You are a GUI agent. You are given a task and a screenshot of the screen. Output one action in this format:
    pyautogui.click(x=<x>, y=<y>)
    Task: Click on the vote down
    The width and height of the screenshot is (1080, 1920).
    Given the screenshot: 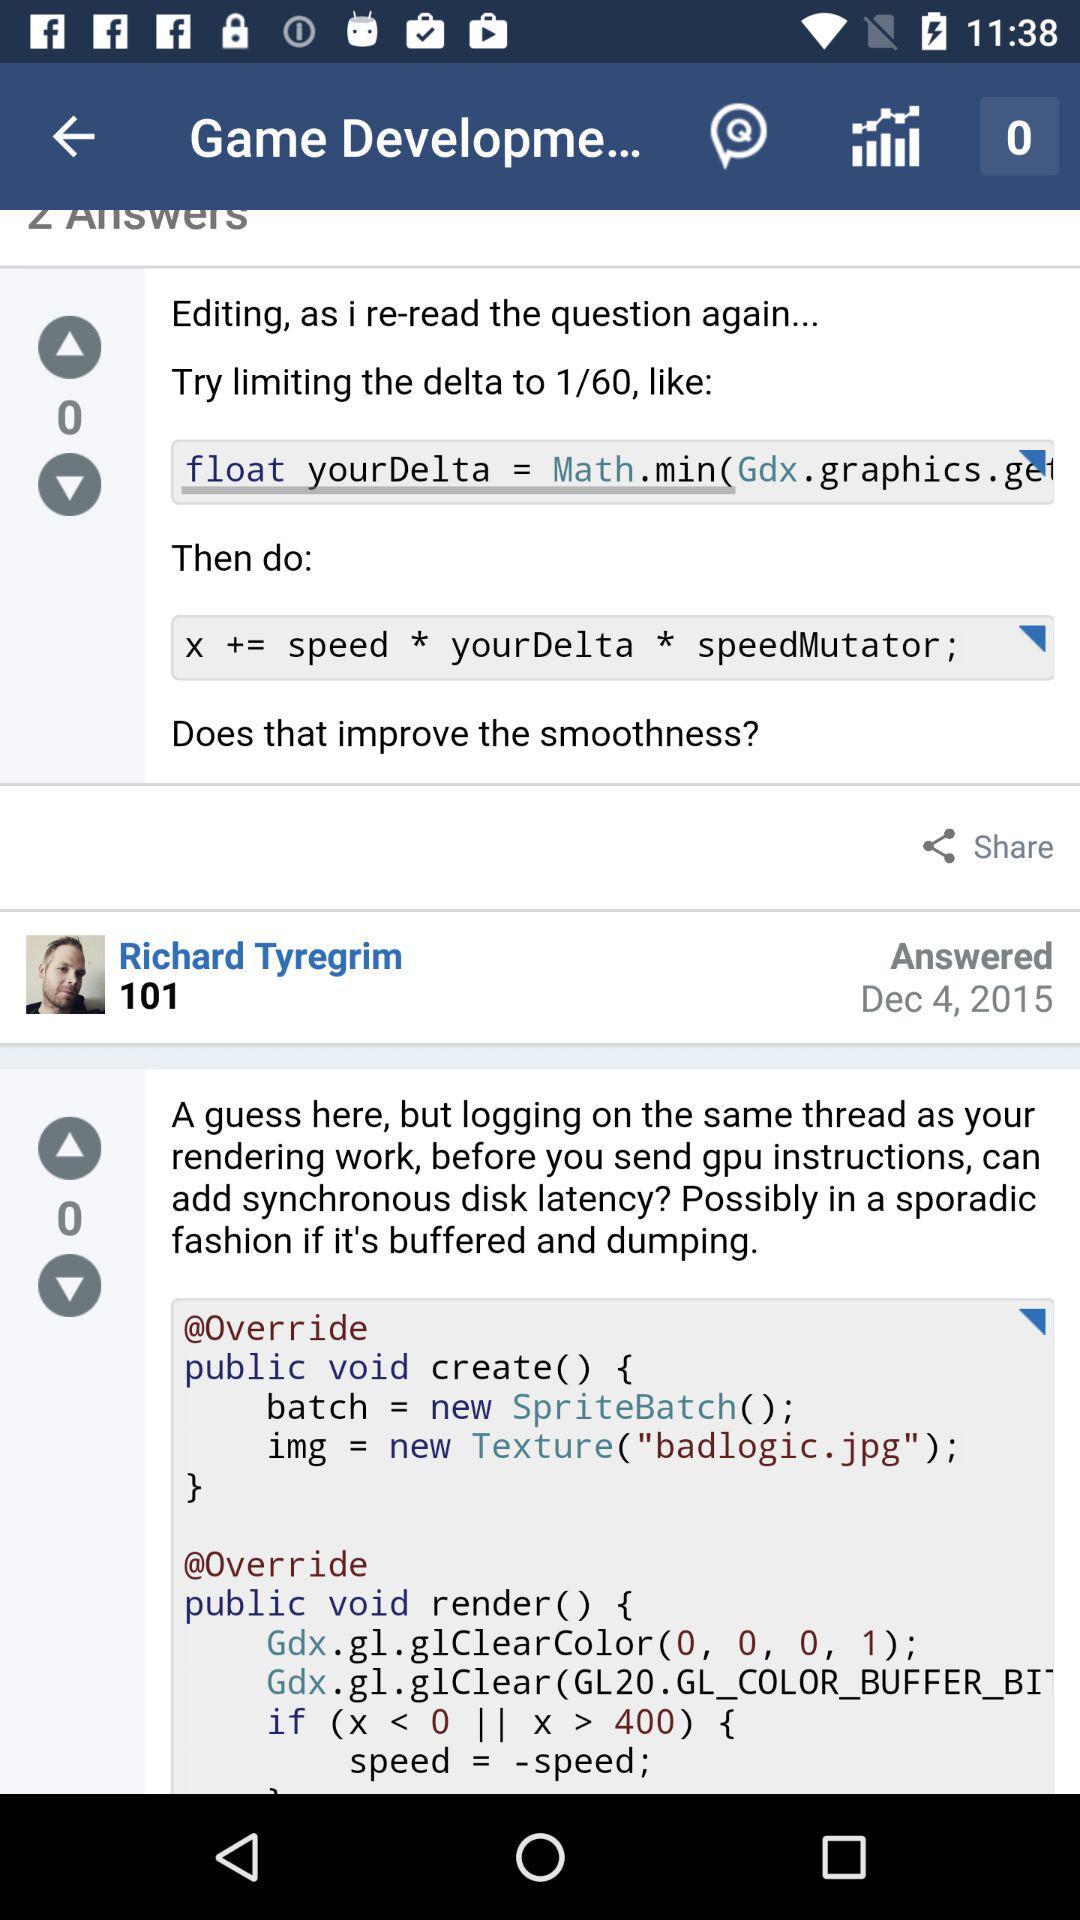 What is the action you would take?
    pyautogui.click(x=68, y=484)
    